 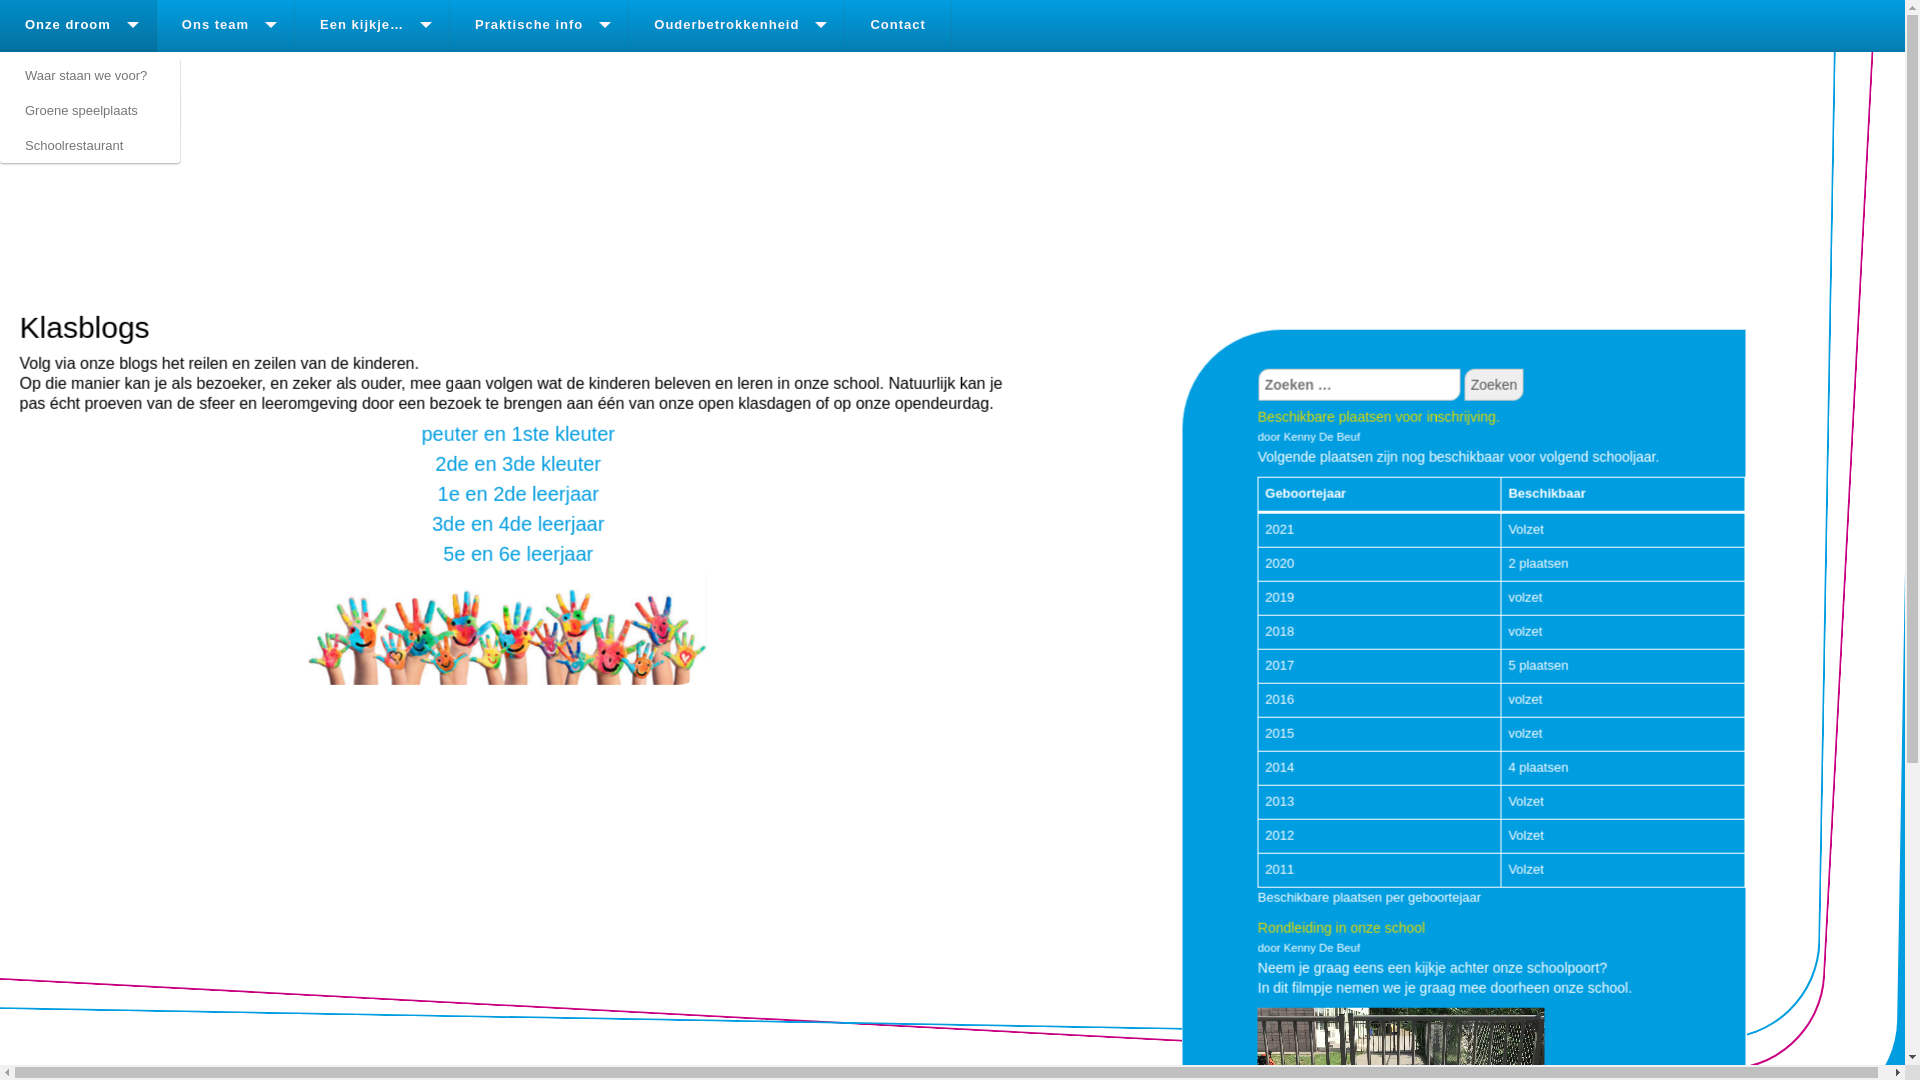 I want to click on 'peuter en 1ste kleuter', so click(x=420, y=431).